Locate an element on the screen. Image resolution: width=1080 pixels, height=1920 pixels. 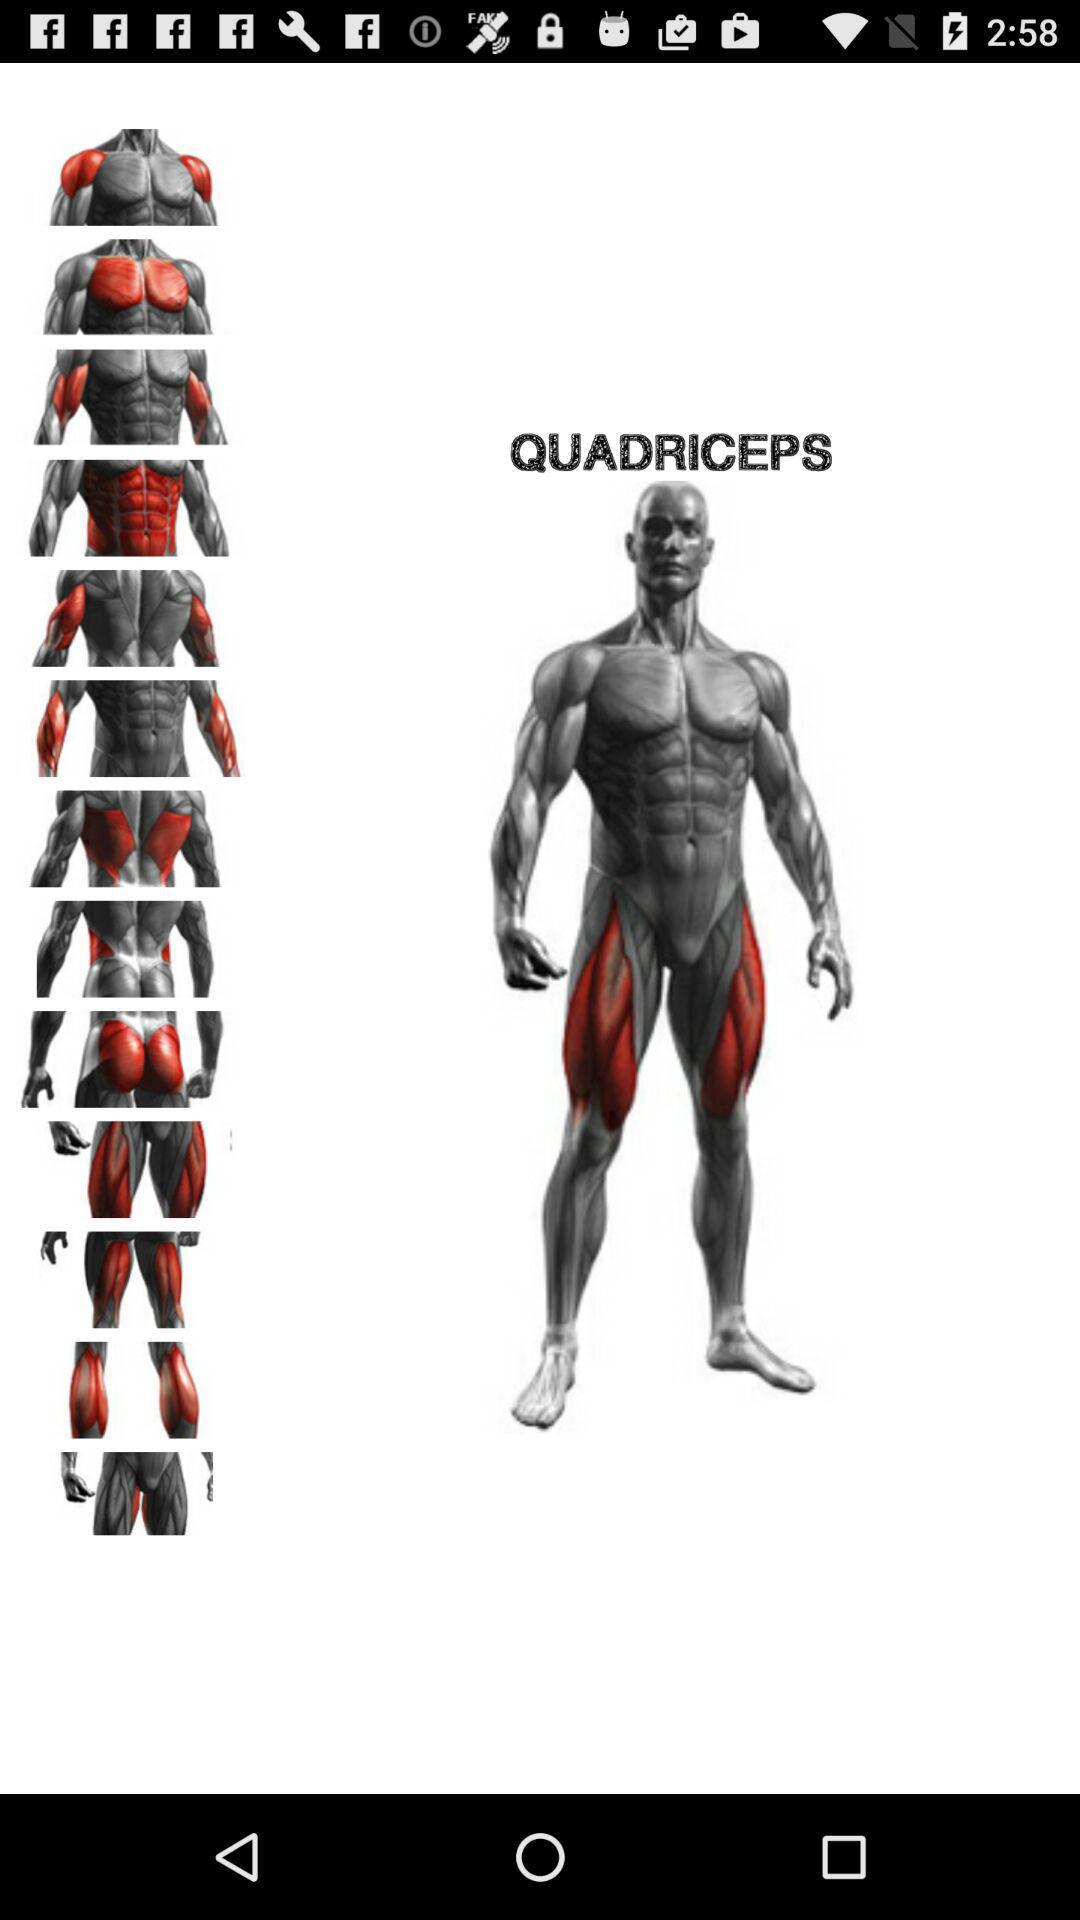
click front of the human body is located at coordinates (131, 279).